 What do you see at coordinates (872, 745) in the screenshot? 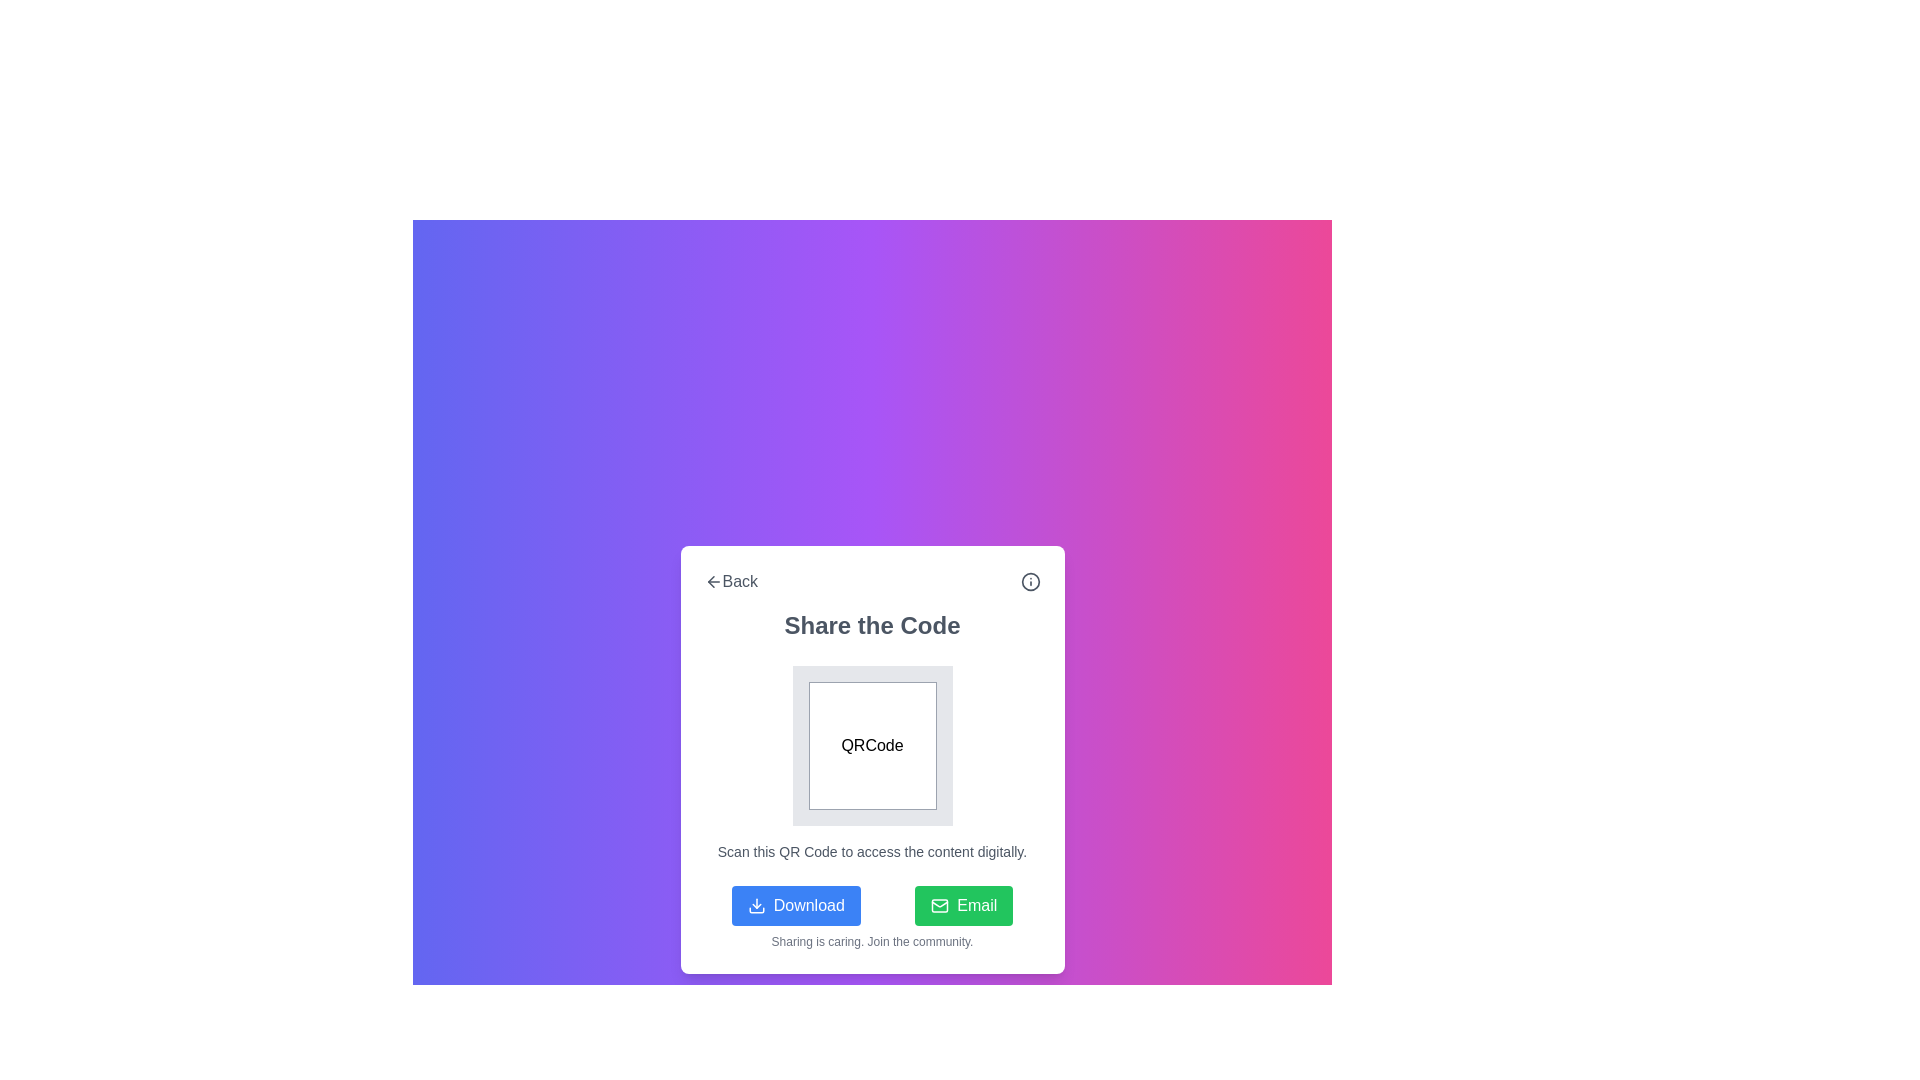
I see `the QR code element located in the middle of the card interface under the title 'Share the Code' and above the description text 'Scan this QR Code` at bounding box center [872, 745].